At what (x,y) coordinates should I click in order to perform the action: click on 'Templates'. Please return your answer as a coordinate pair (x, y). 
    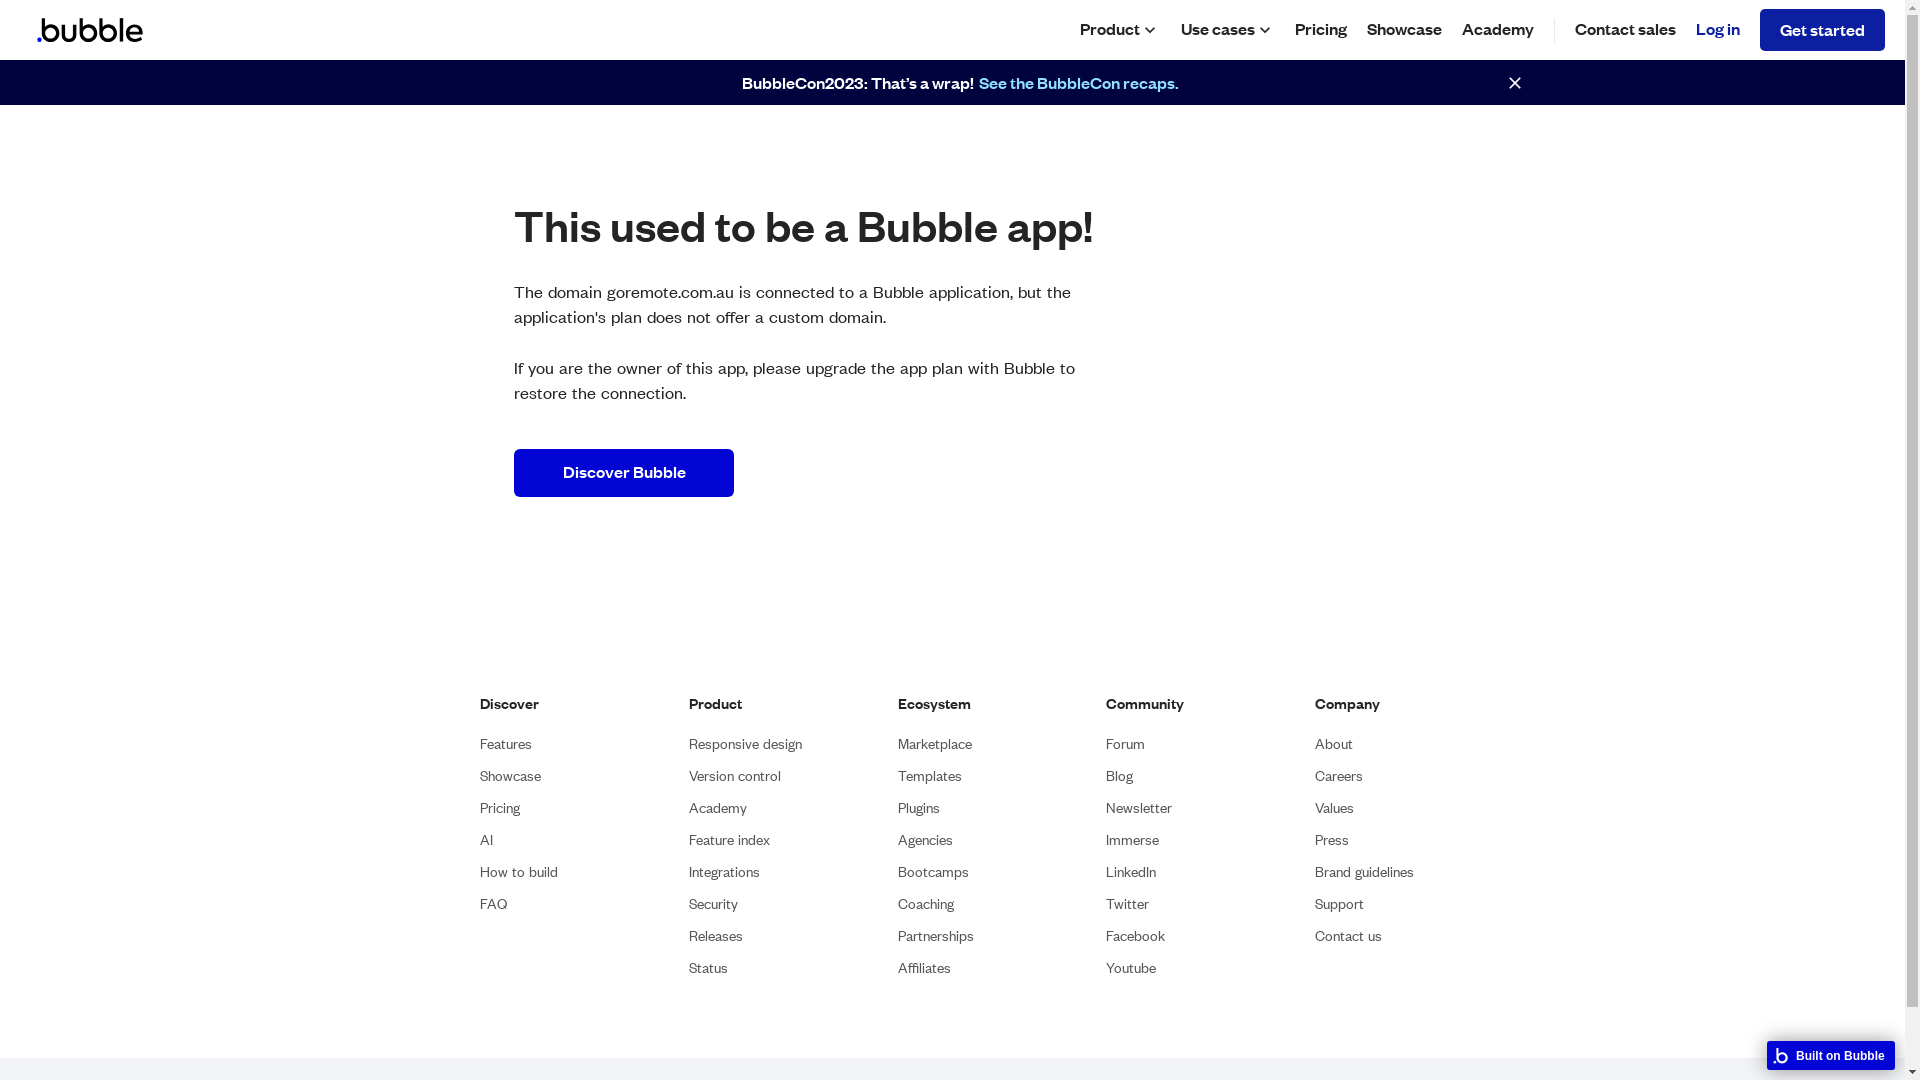
    Looking at the image, I should click on (929, 774).